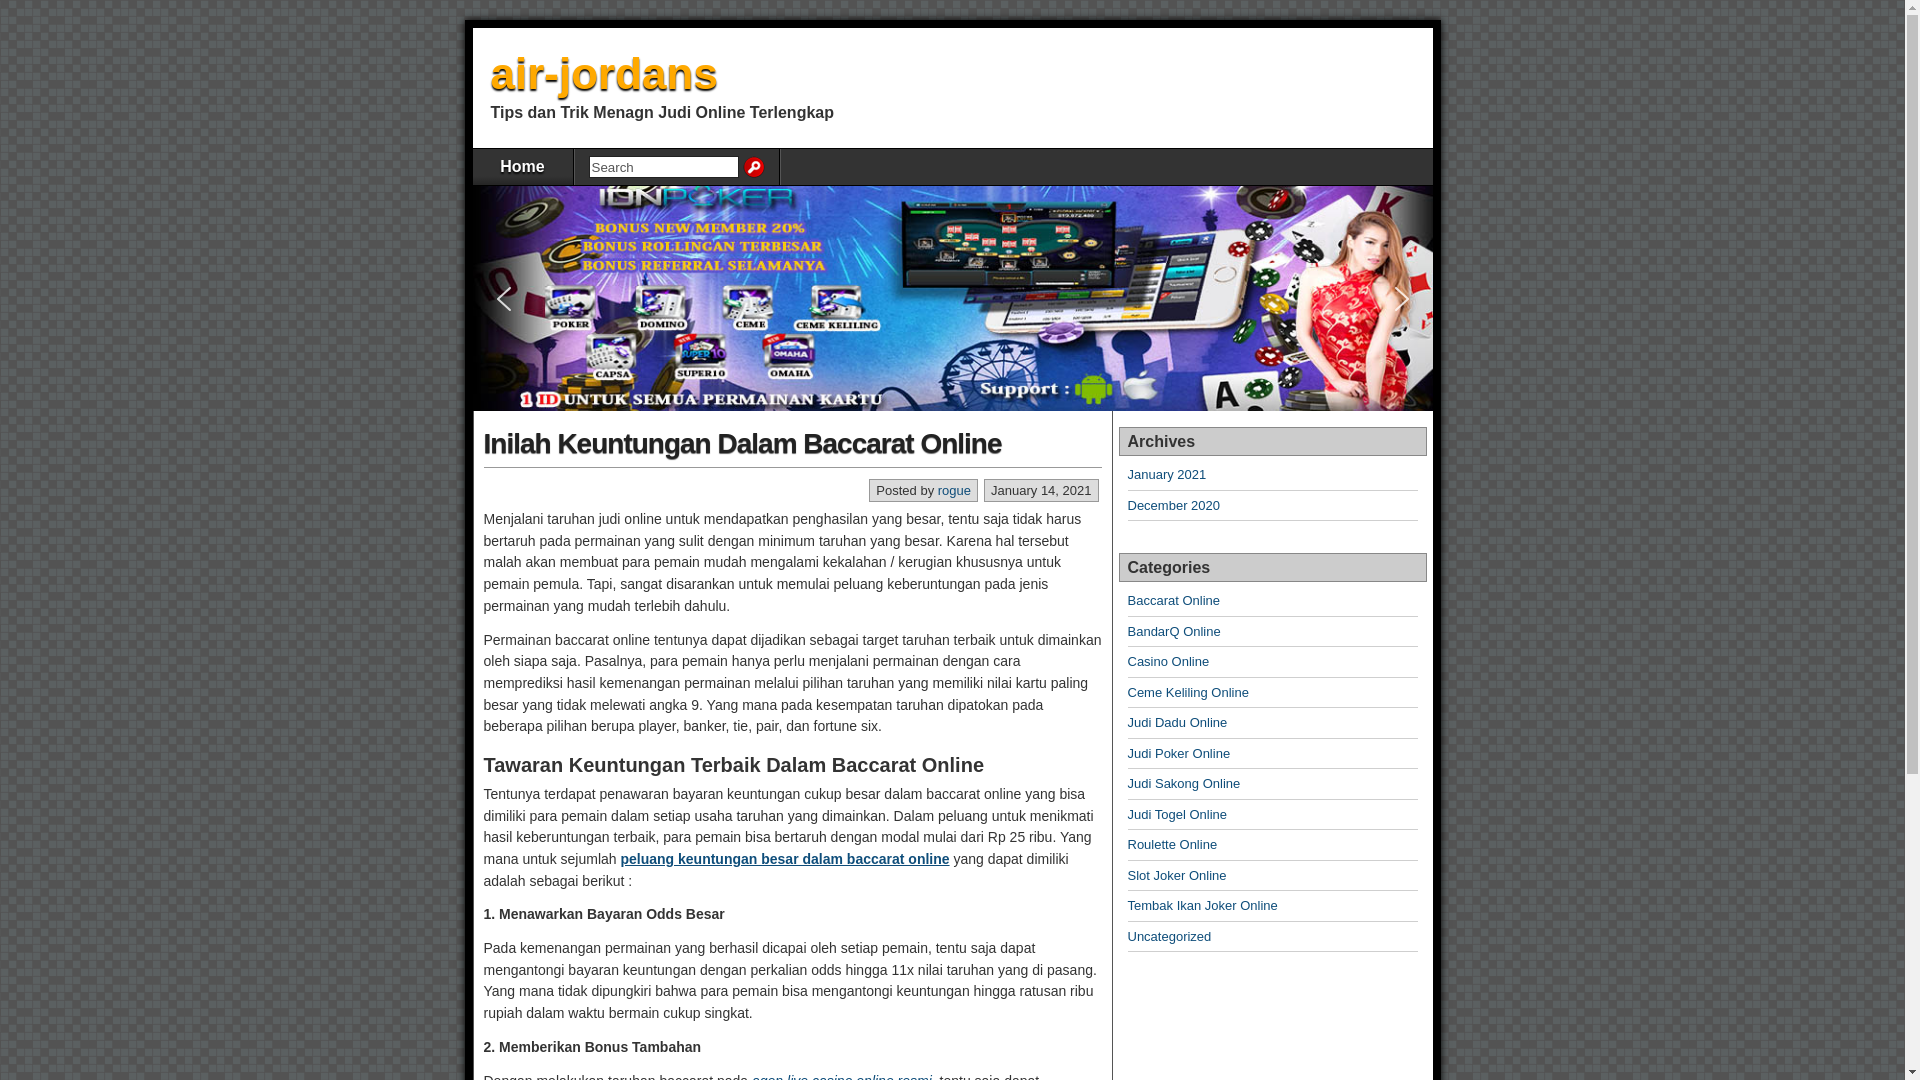 The width and height of the screenshot is (1920, 1080). Describe the element at coordinates (1174, 504) in the screenshot. I see `'December 2020'` at that location.